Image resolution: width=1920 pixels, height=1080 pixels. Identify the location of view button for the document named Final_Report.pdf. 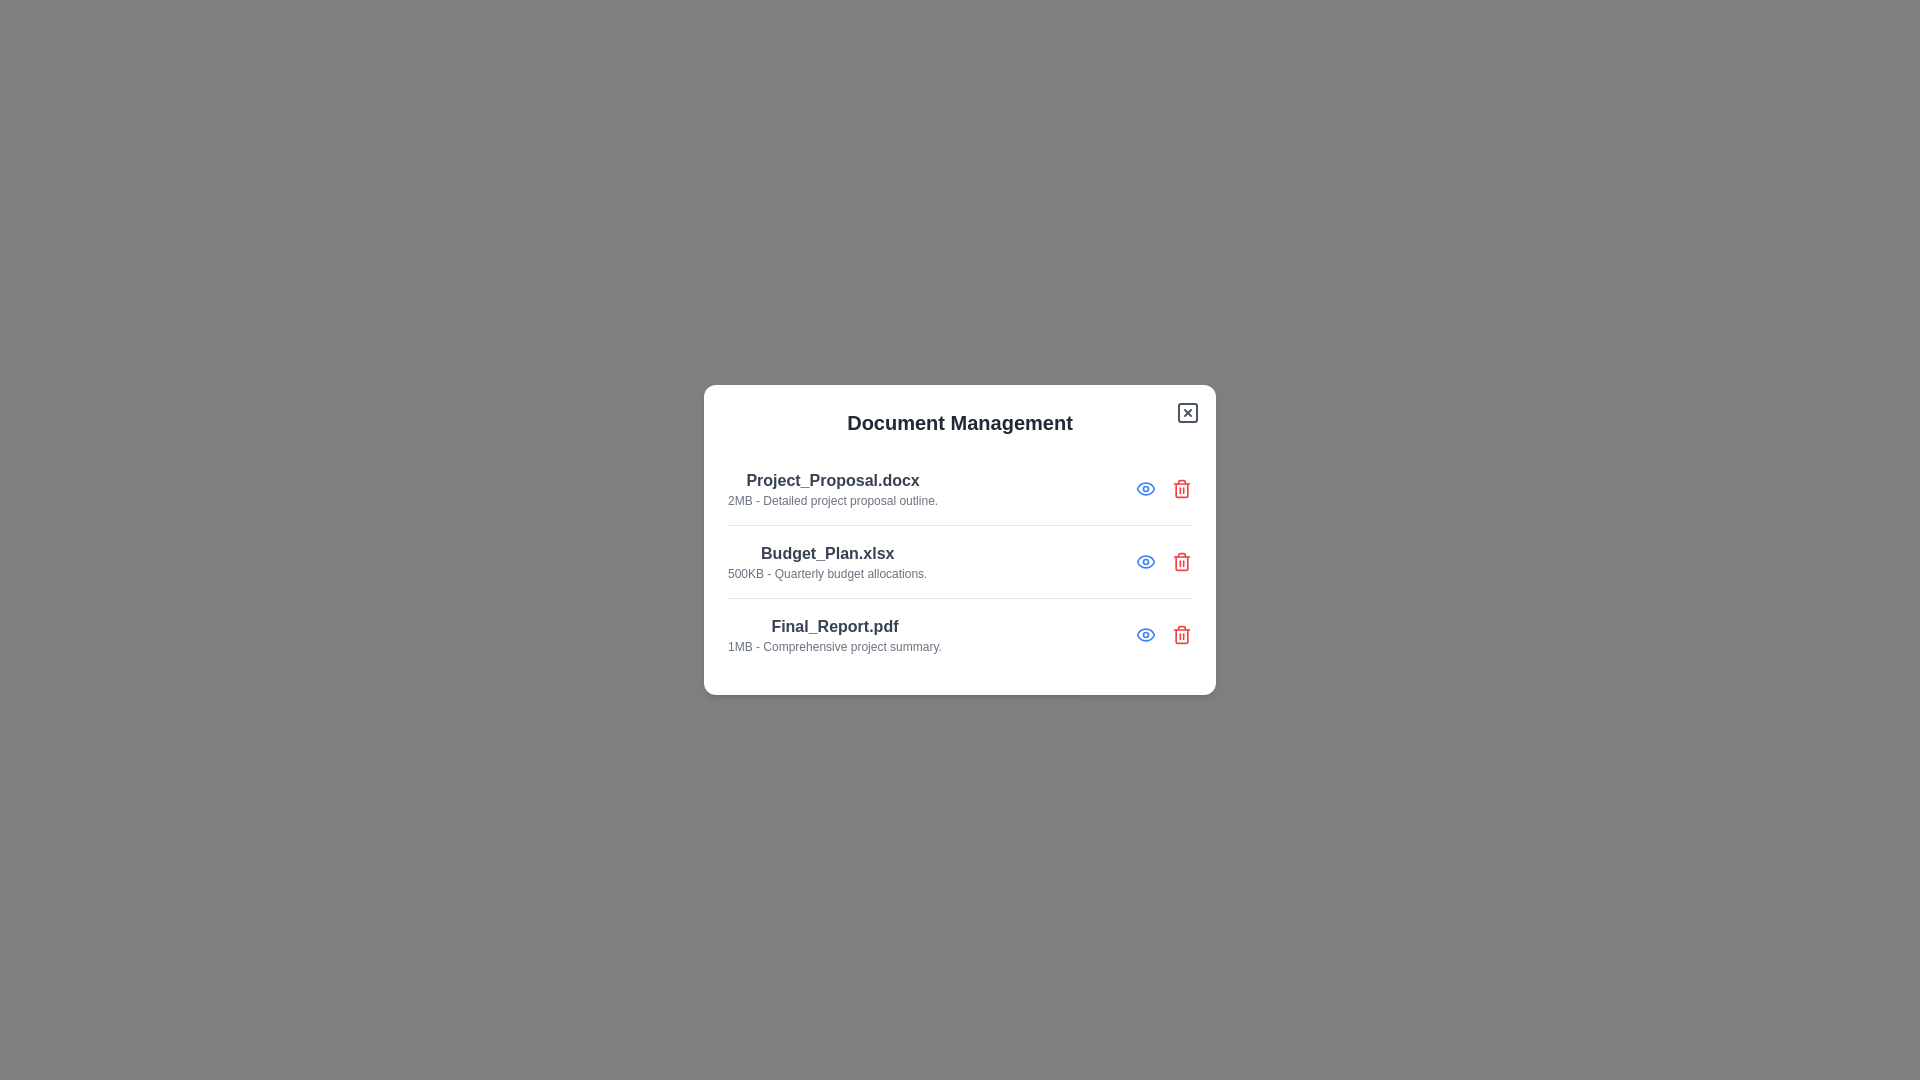
(1146, 635).